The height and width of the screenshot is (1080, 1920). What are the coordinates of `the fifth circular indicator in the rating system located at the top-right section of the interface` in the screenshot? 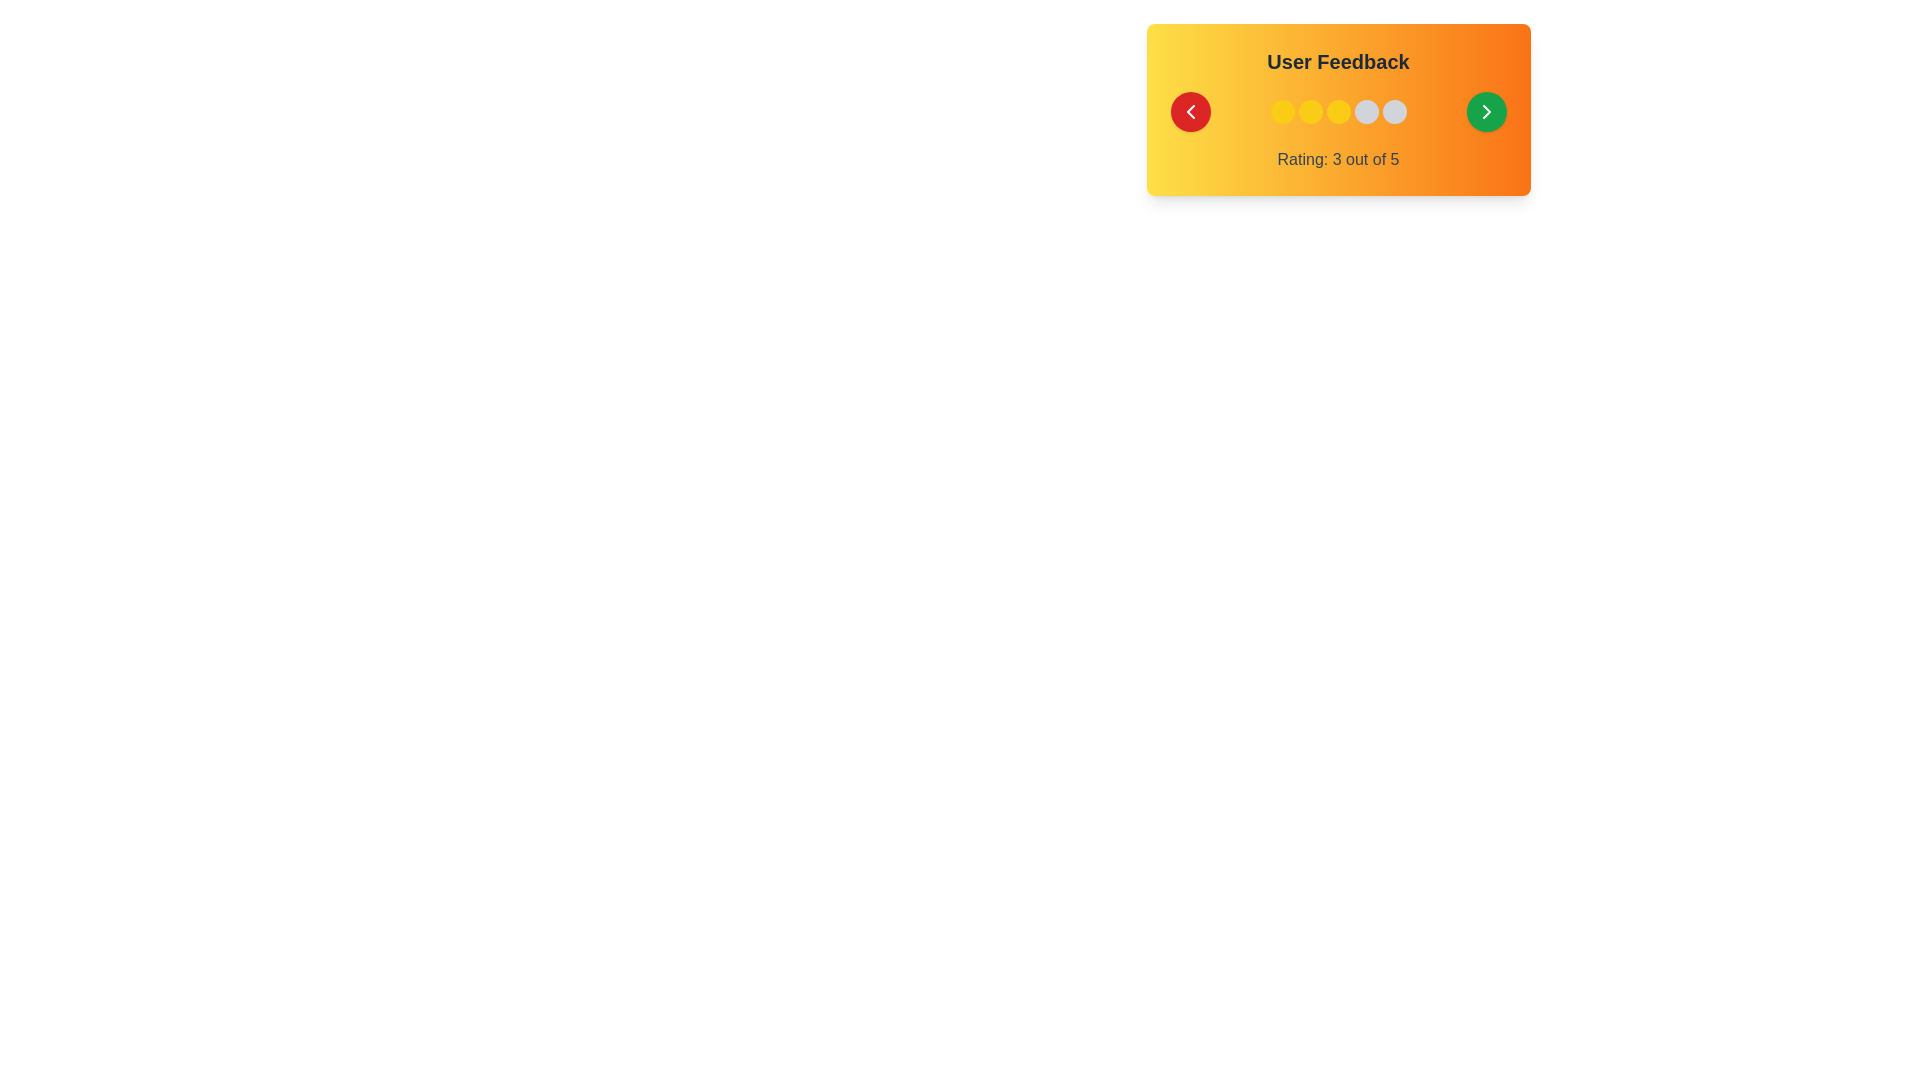 It's located at (1393, 111).